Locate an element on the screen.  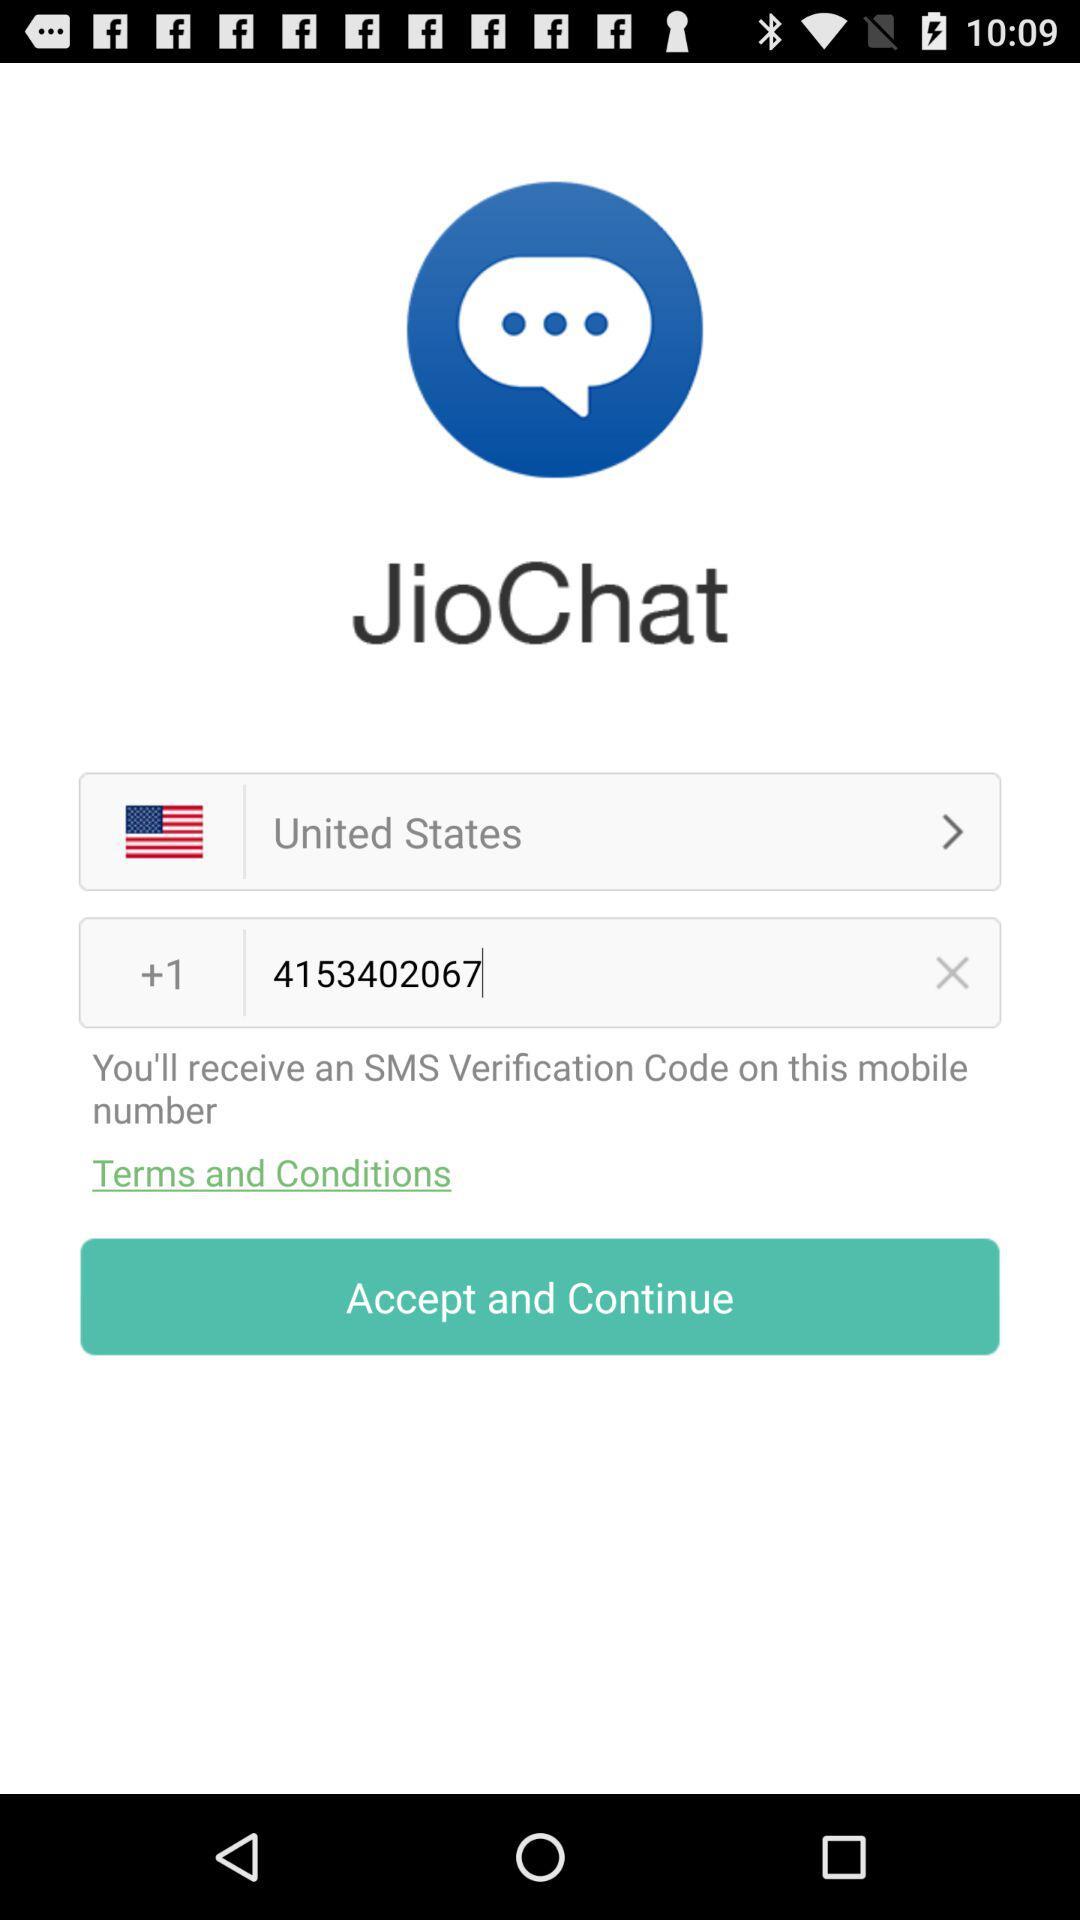
delete number information is located at coordinates (951, 972).